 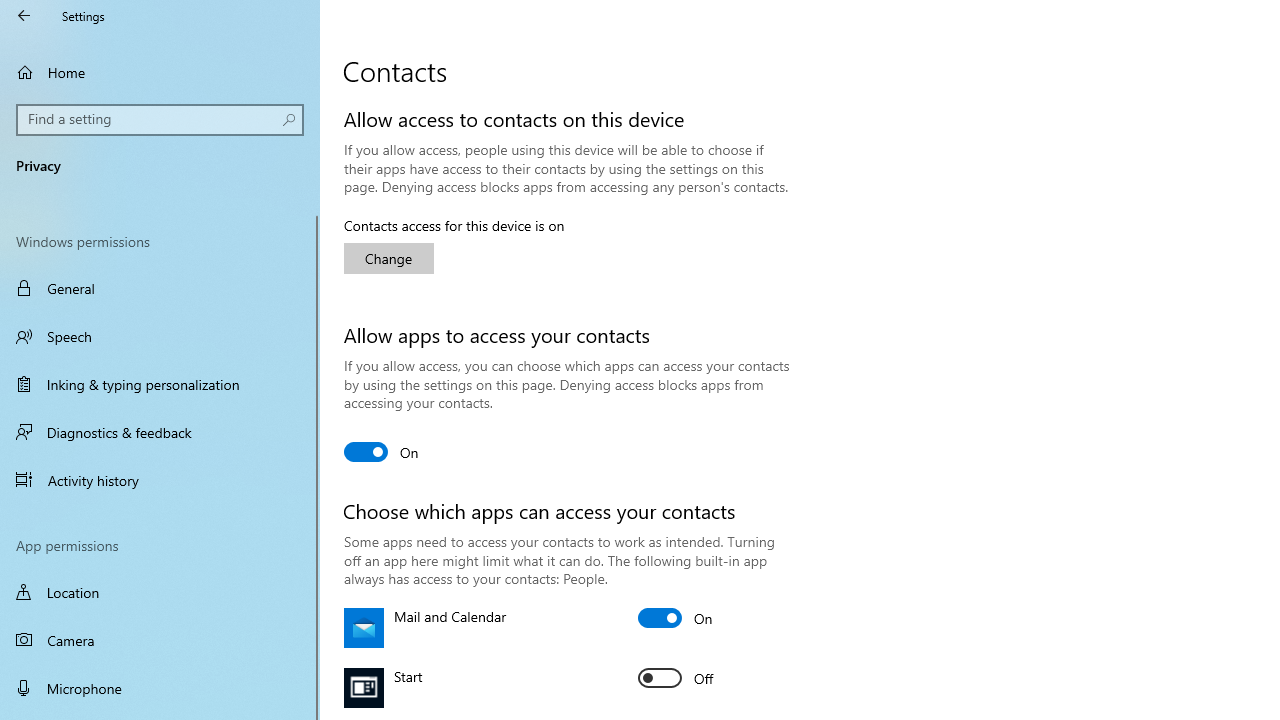 What do you see at coordinates (160, 119) in the screenshot?
I see `'Search box, Find a setting'` at bounding box center [160, 119].